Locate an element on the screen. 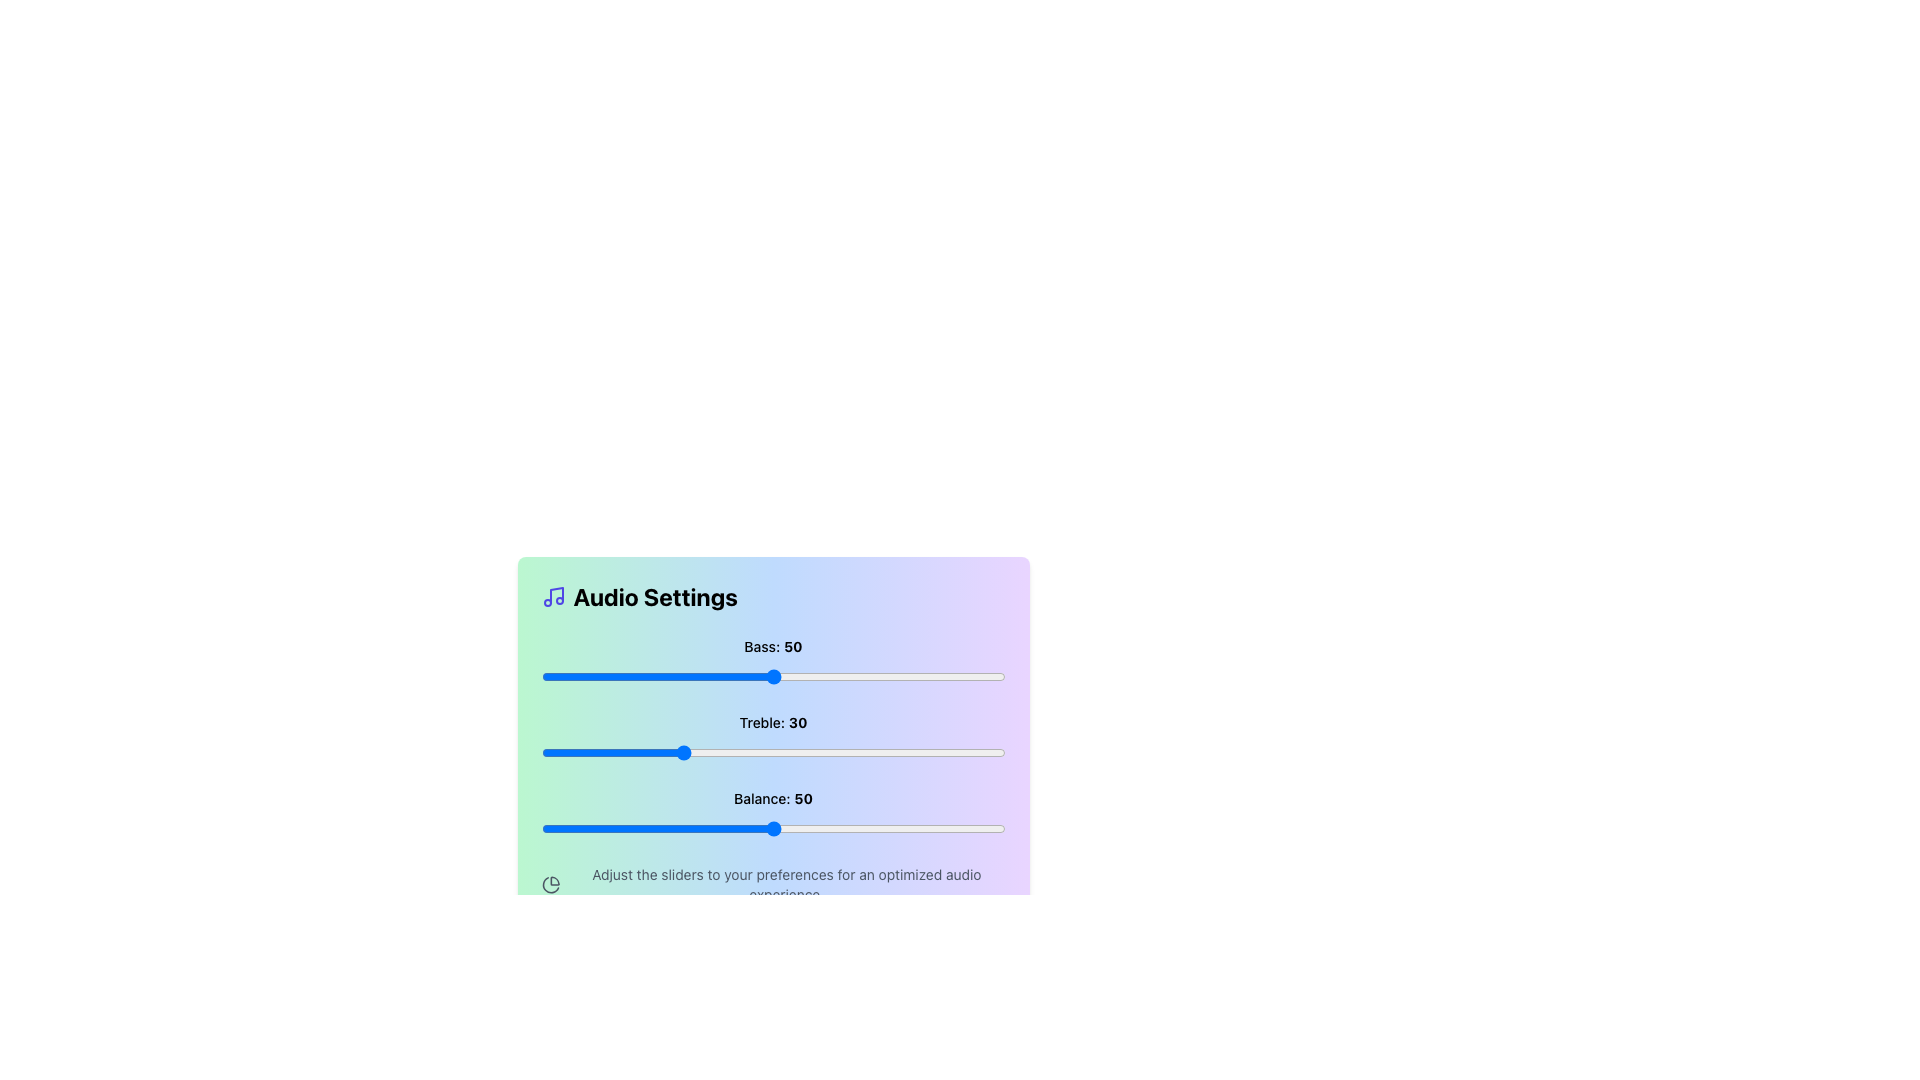 Image resolution: width=1920 pixels, height=1080 pixels. the guidance label with an accompanying icon located beneath the Bass, Treble, and Balance sliders for audio settings optimization is located at coordinates (772, 883).